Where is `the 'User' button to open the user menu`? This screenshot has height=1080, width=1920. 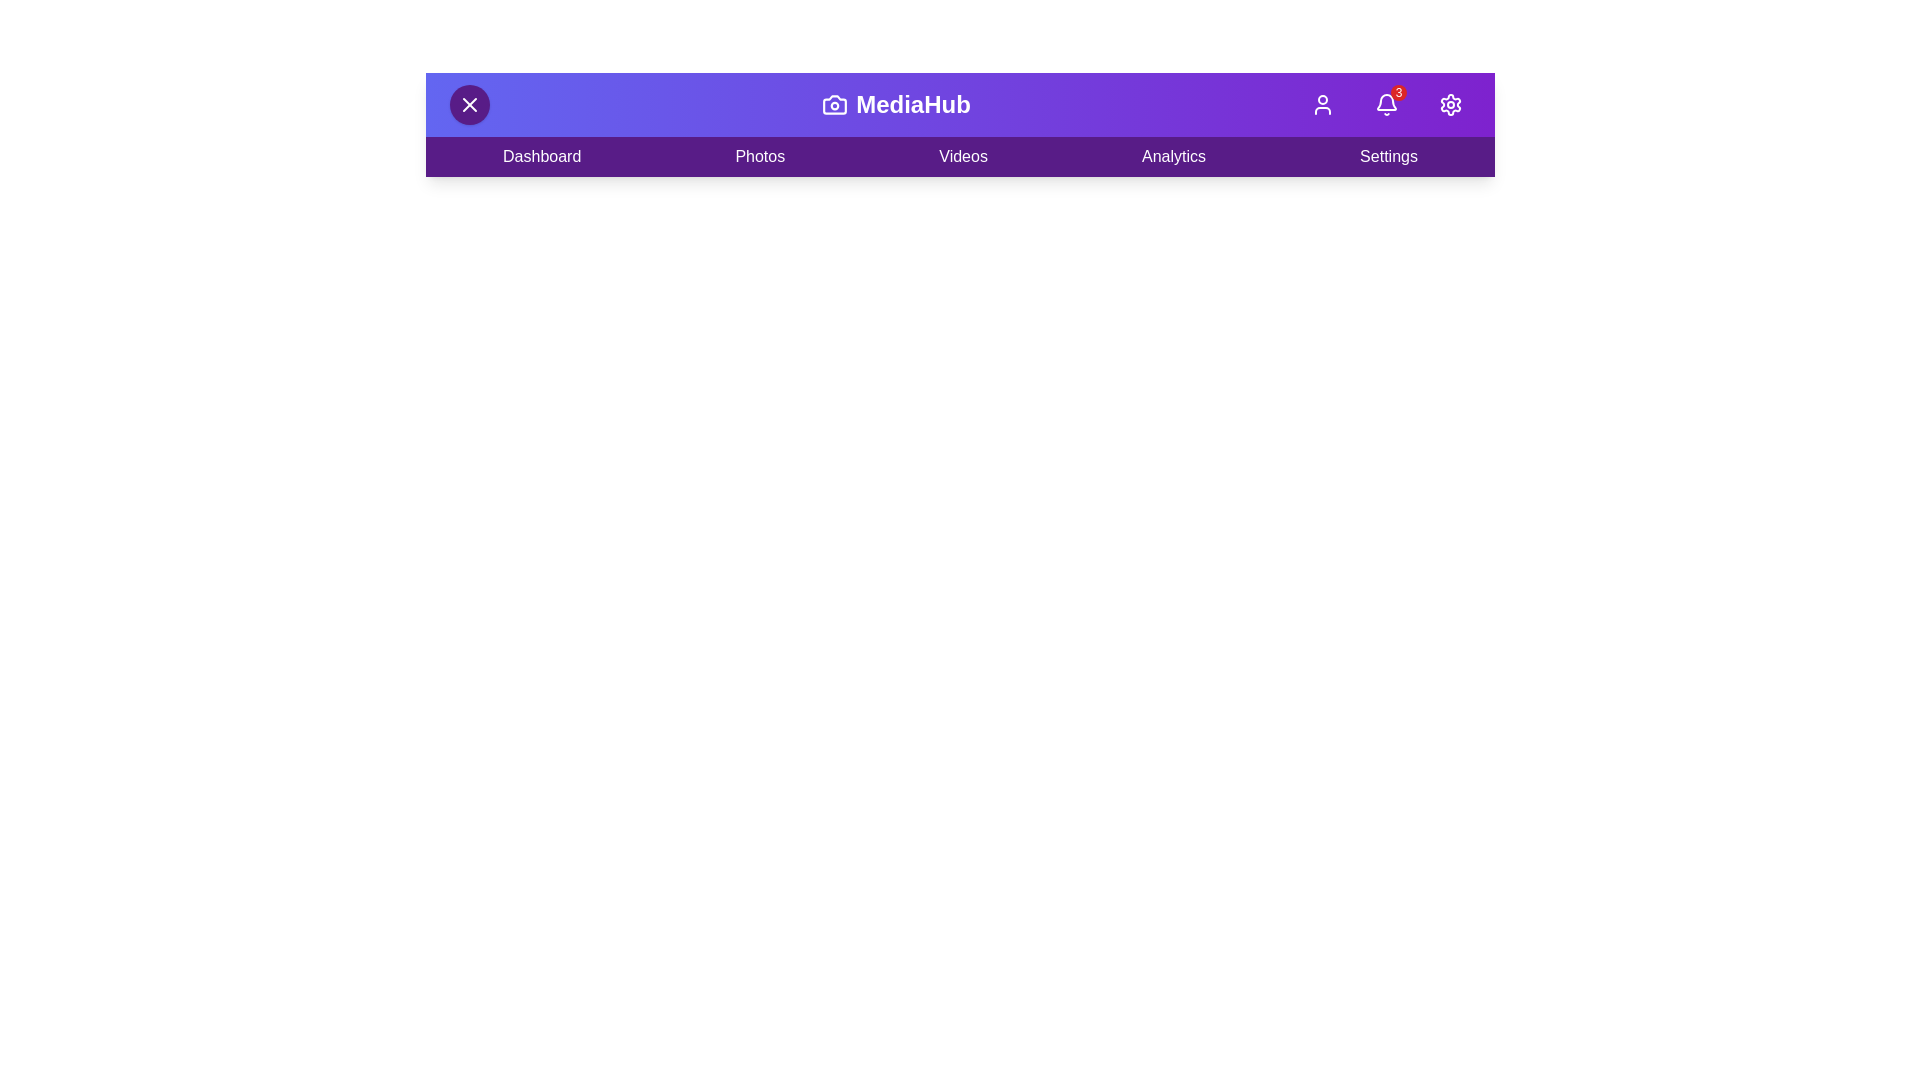
the 'User' button to open the user menu is located at coordinates (1323, 104).